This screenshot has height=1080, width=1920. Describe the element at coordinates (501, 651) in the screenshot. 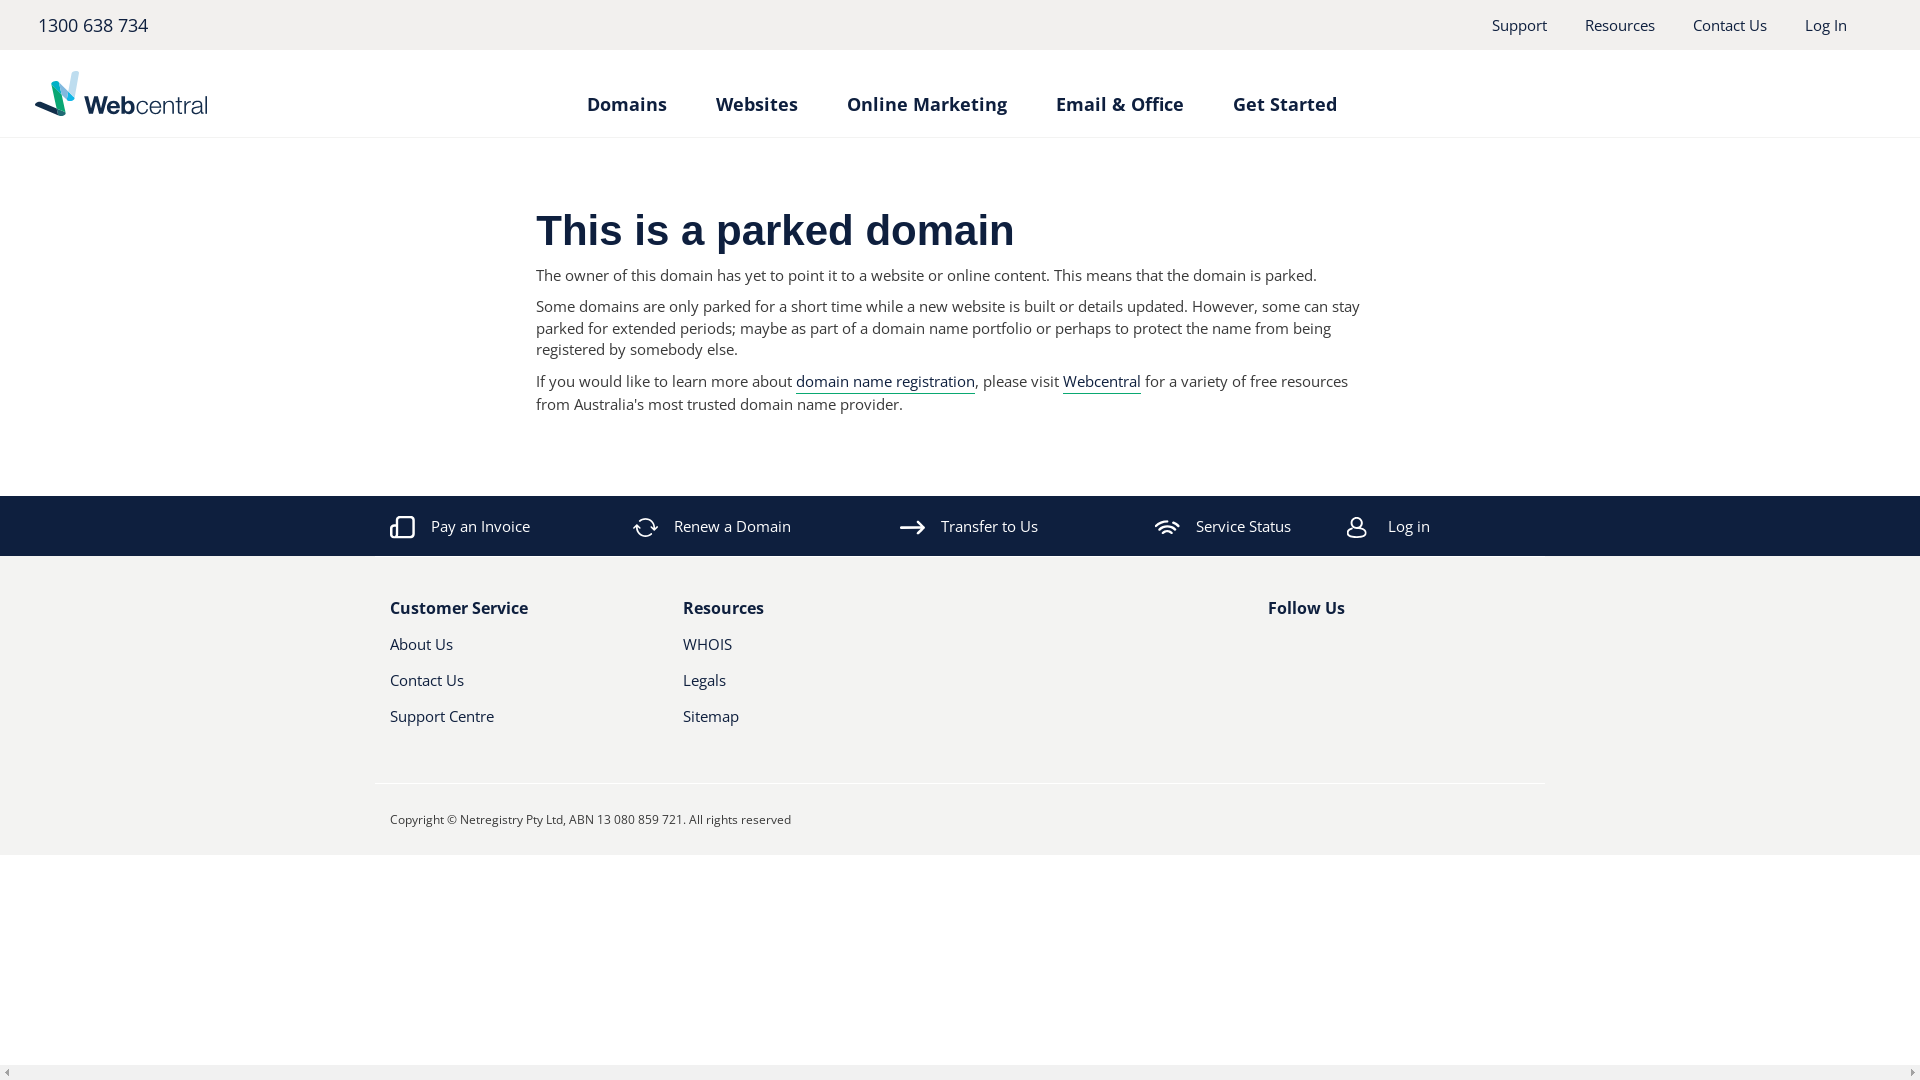

I see `'About Us'` at that location.